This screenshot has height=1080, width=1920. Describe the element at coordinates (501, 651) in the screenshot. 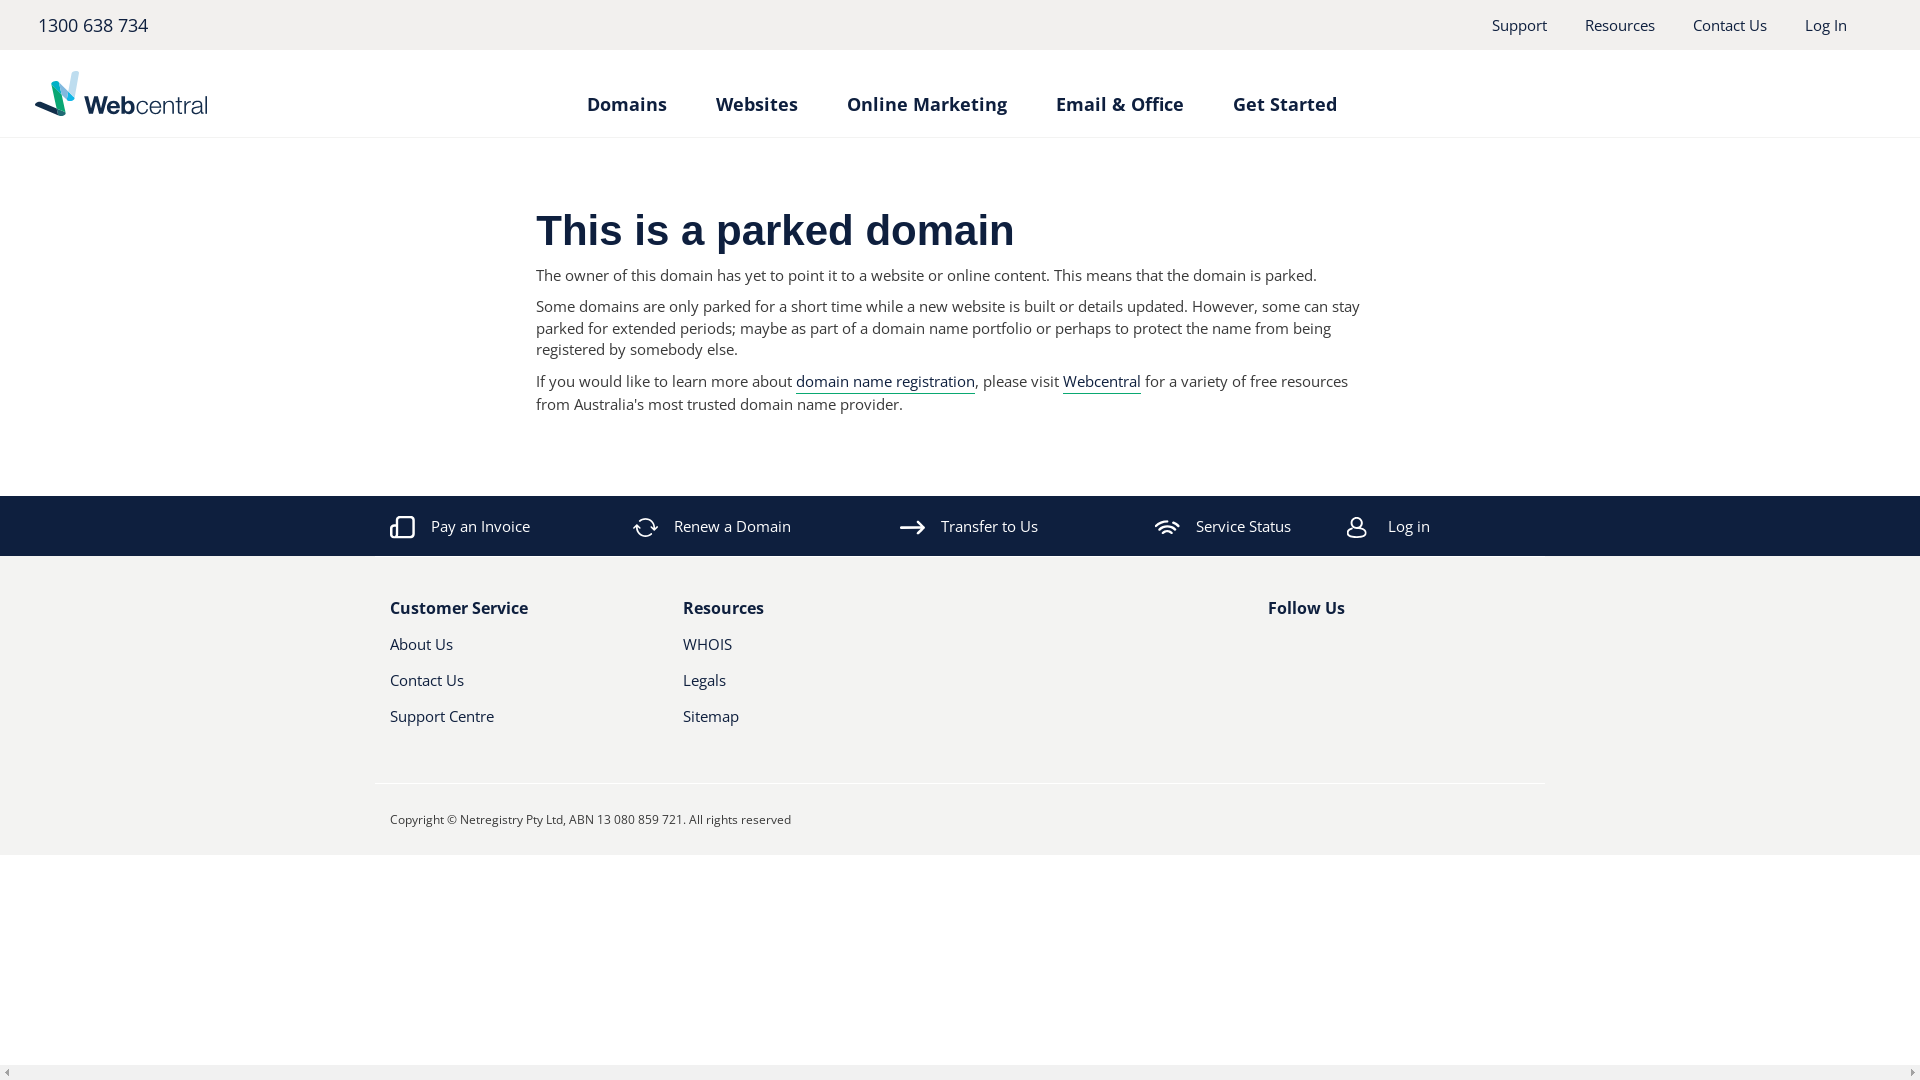

I see `'About Us'` at that location.